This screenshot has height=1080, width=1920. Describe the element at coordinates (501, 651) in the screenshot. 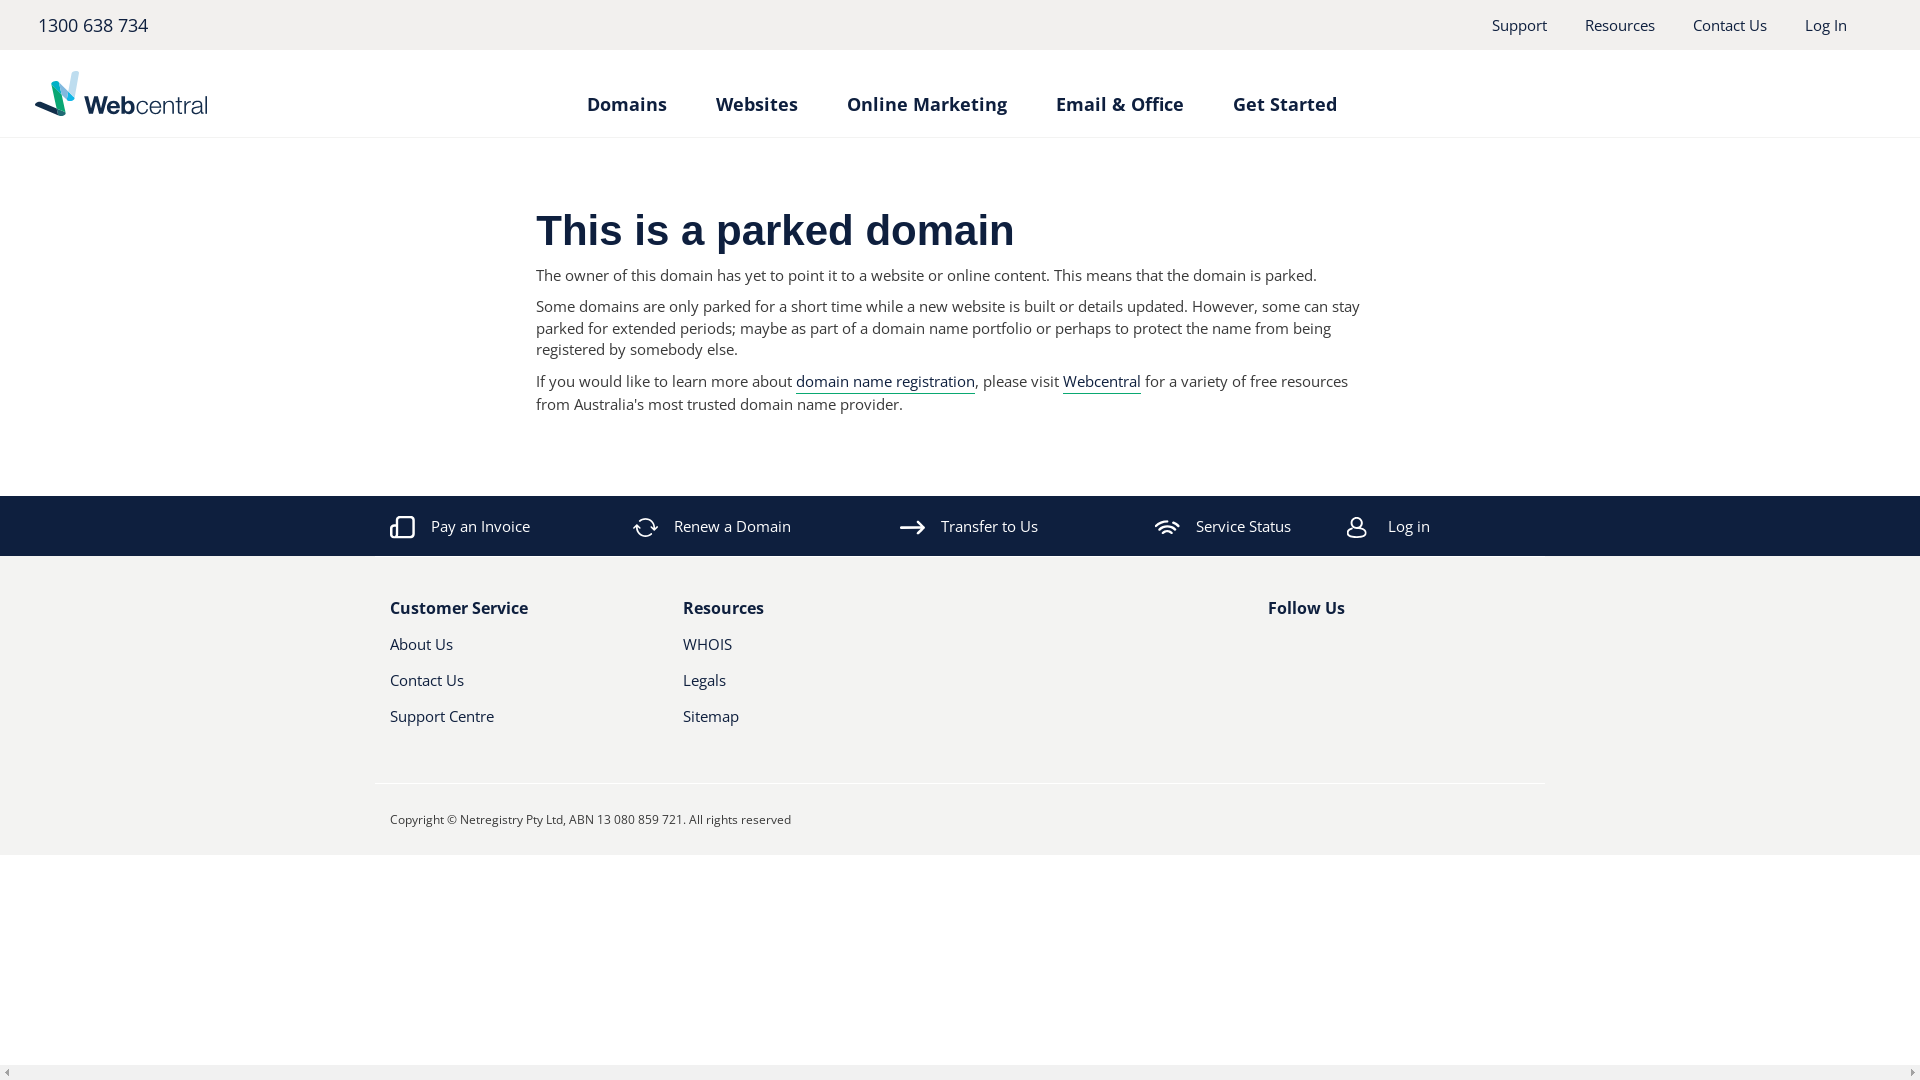

I see `'About Us'` at that location.